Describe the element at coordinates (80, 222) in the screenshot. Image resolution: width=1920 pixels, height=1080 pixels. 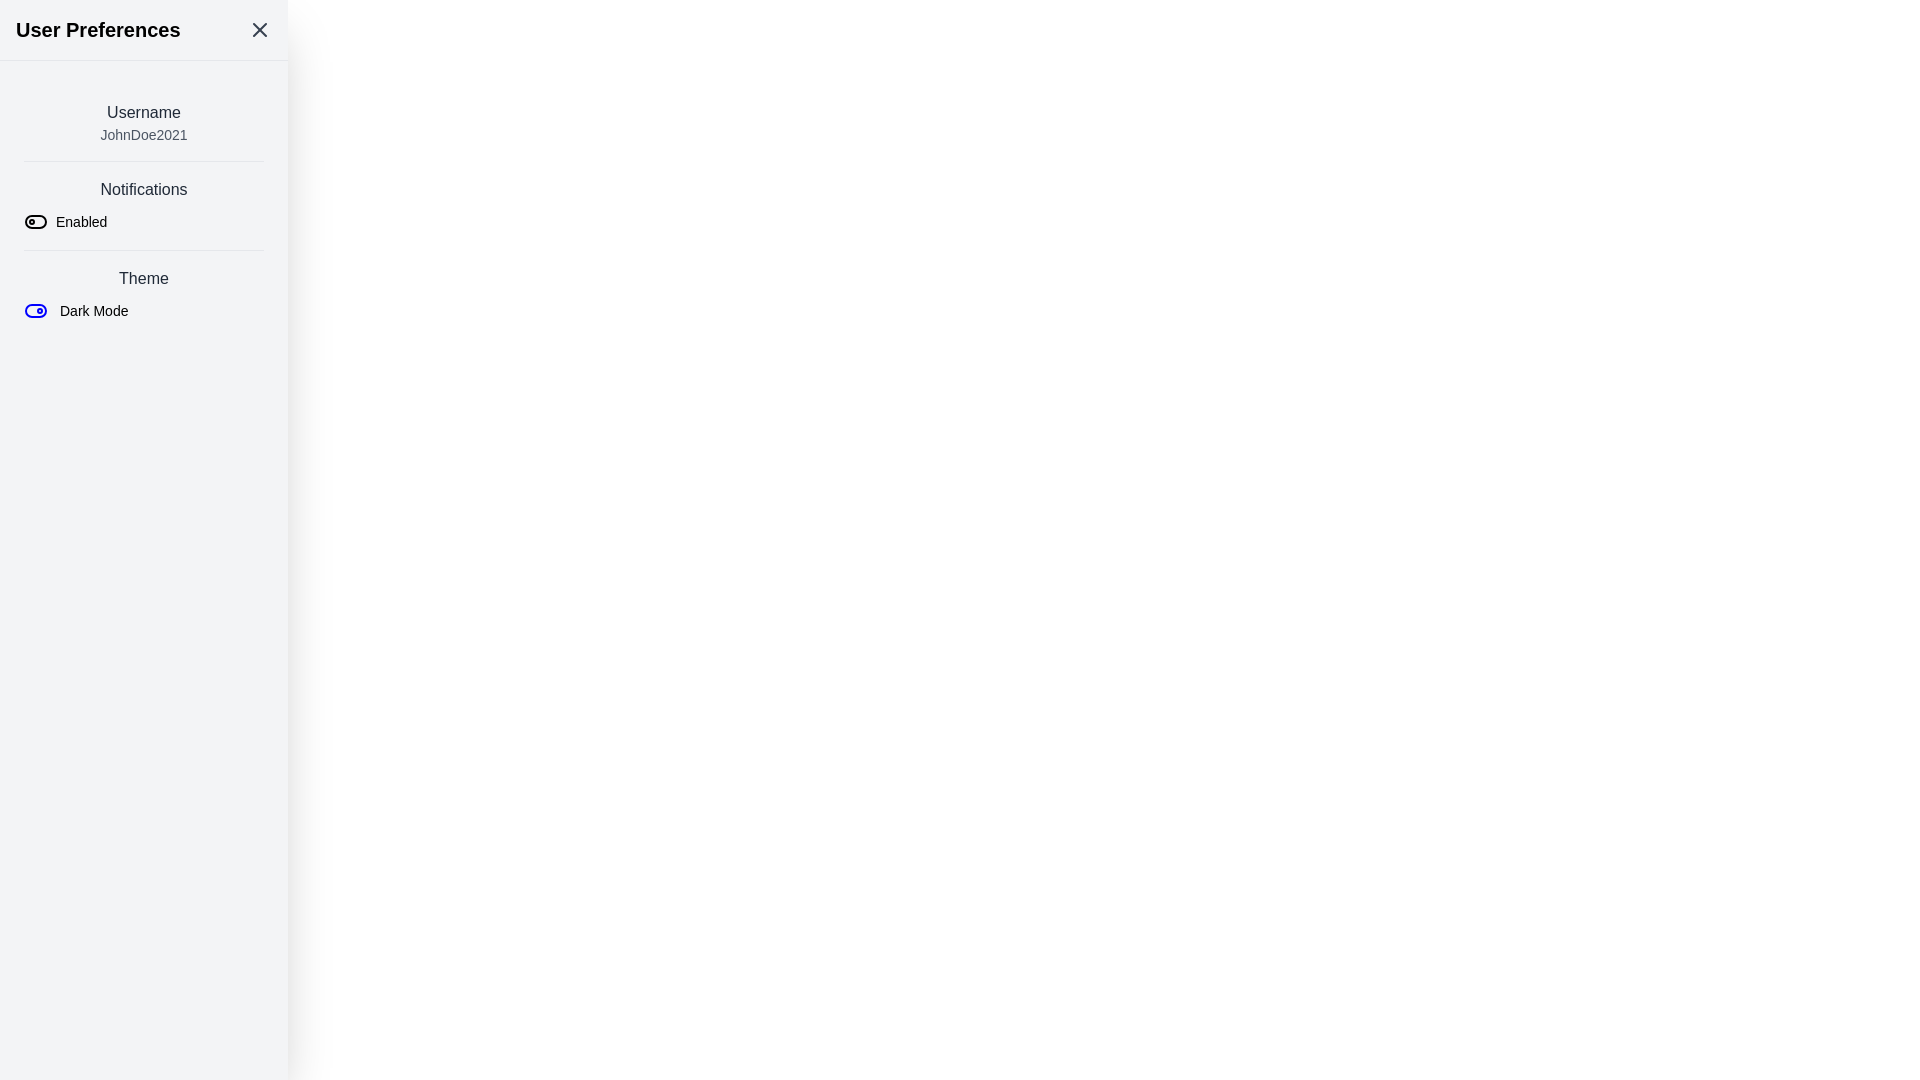
I see `Text Label indicating the current state of the toggle switch, which shows 'Enabled.' This label is located in the 'Notifications' section of the 'User Preferences' menu, positioned to the right of the toggle-related icon` at that location.